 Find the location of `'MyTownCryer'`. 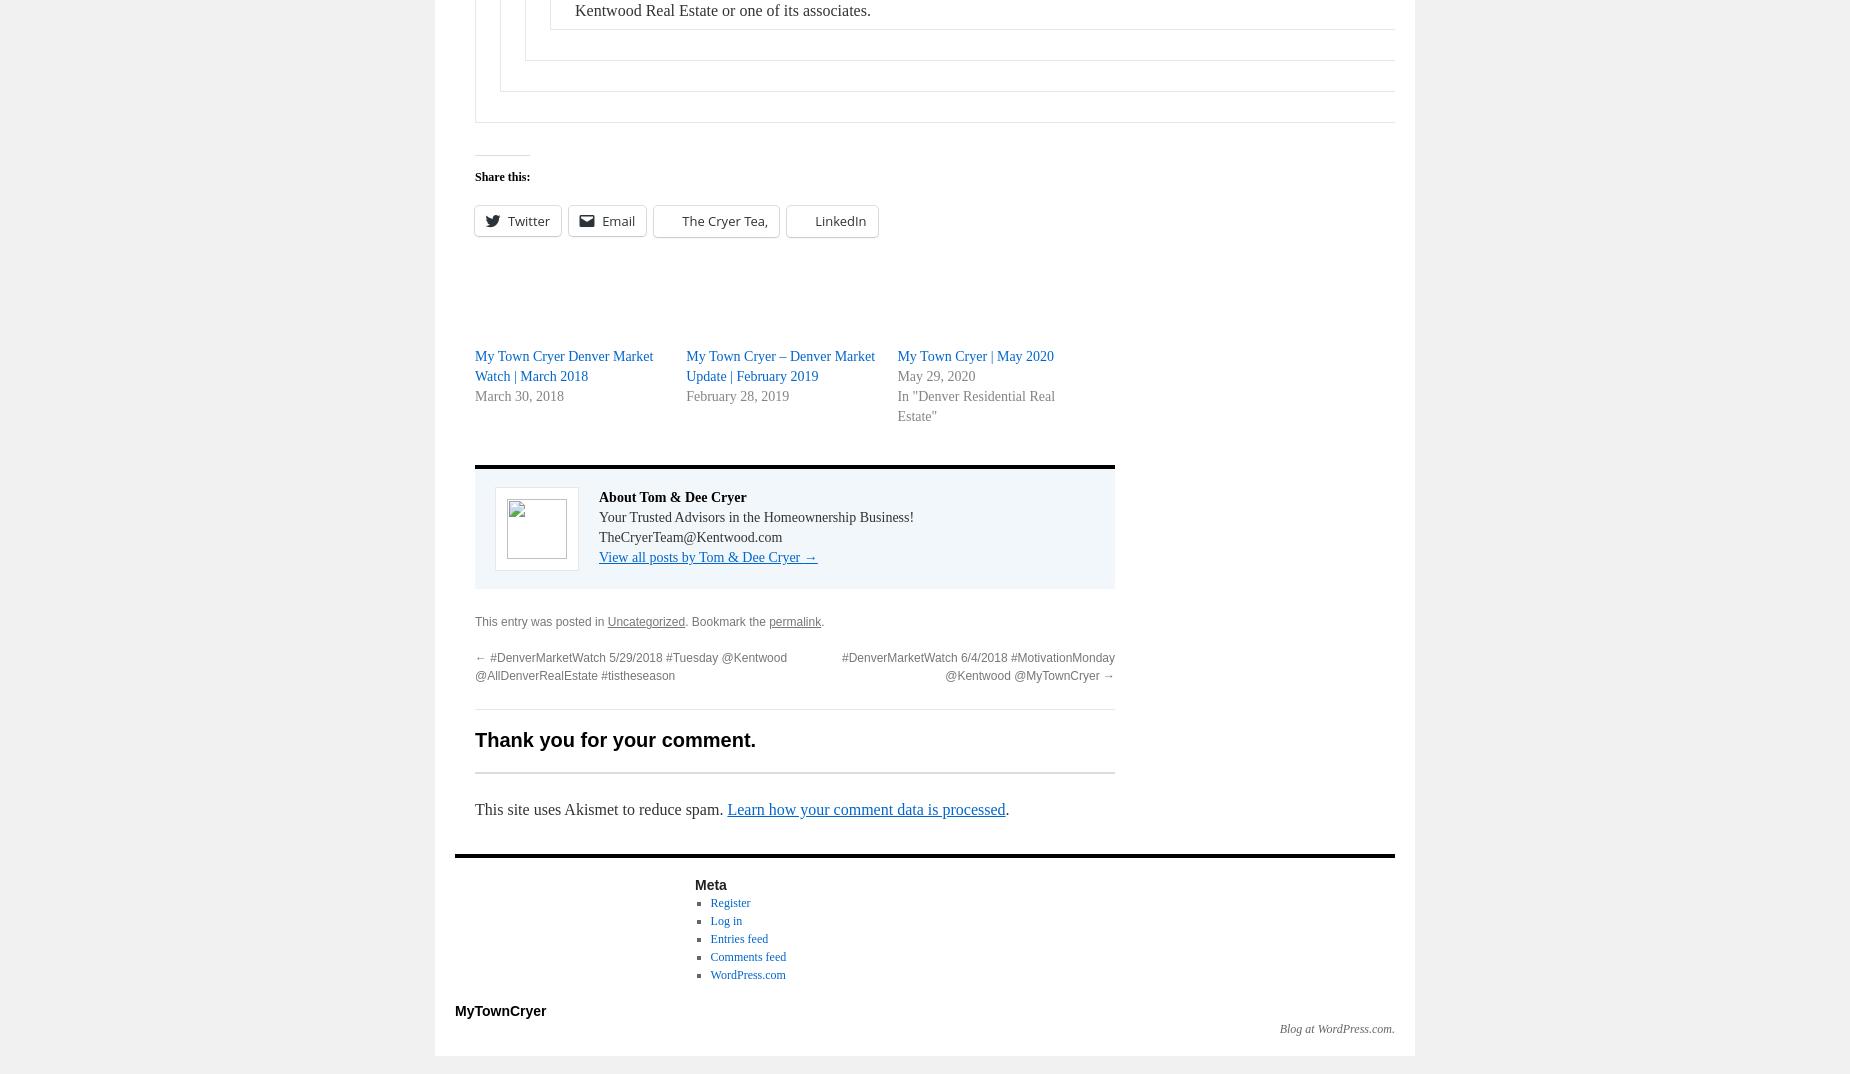

'MyTownCryer' is located at coordinates (500, 1009).